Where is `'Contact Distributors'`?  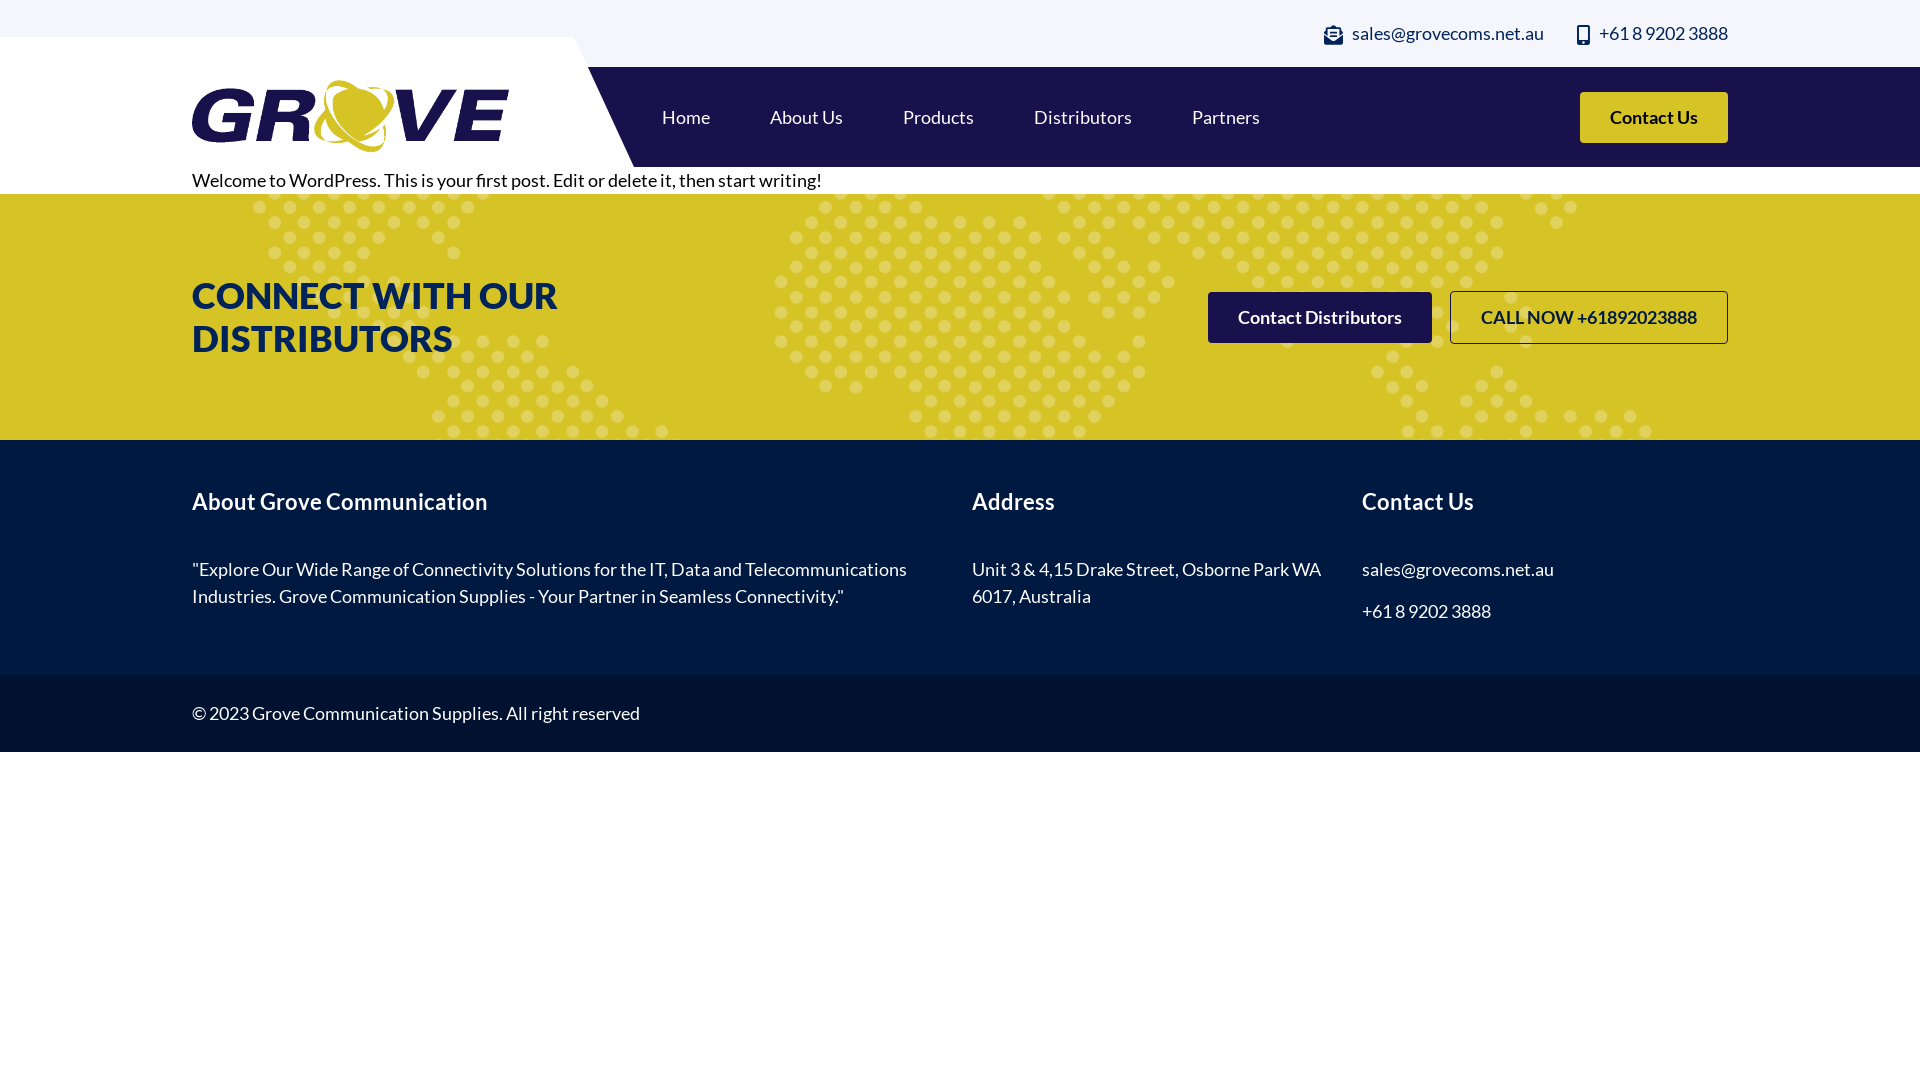 'Contact Distributors' is located at coordinates (1320, 316).